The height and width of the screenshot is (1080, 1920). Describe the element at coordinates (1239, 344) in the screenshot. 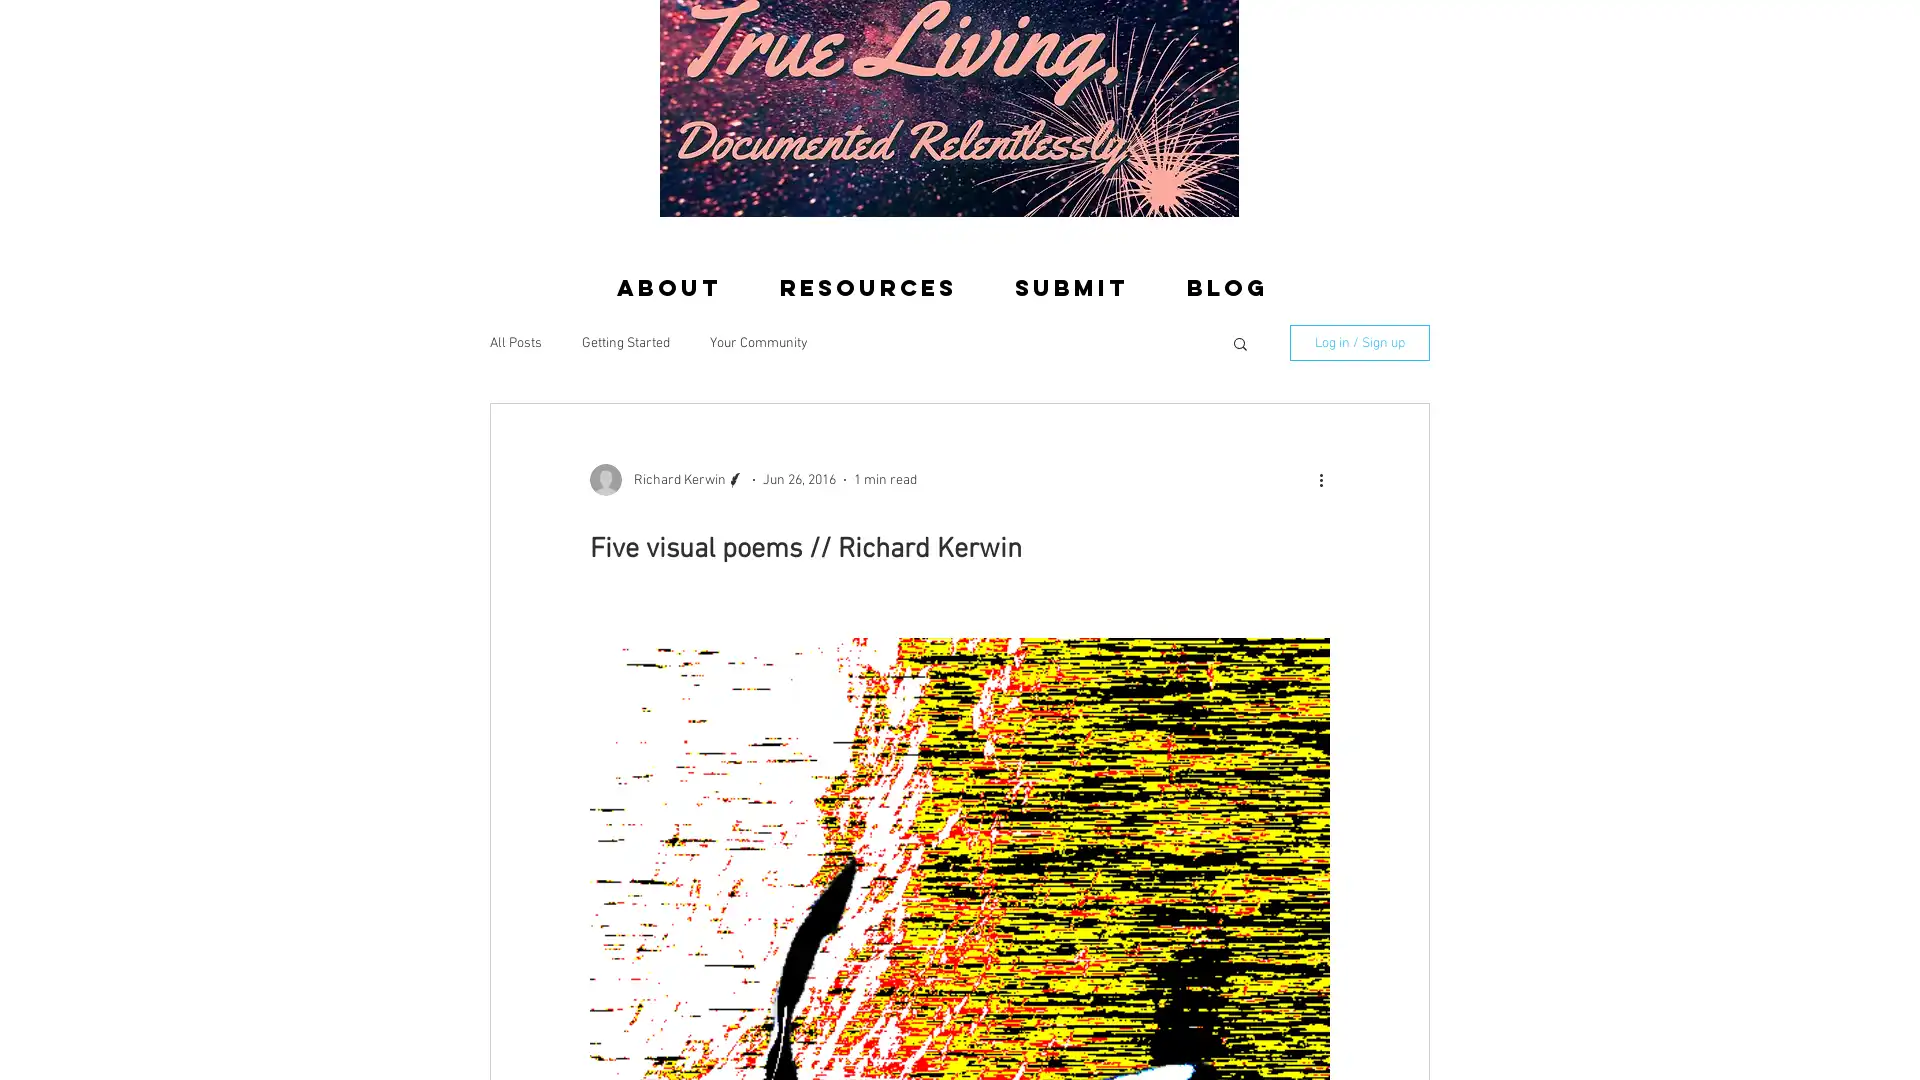

I see `Search` at that location.